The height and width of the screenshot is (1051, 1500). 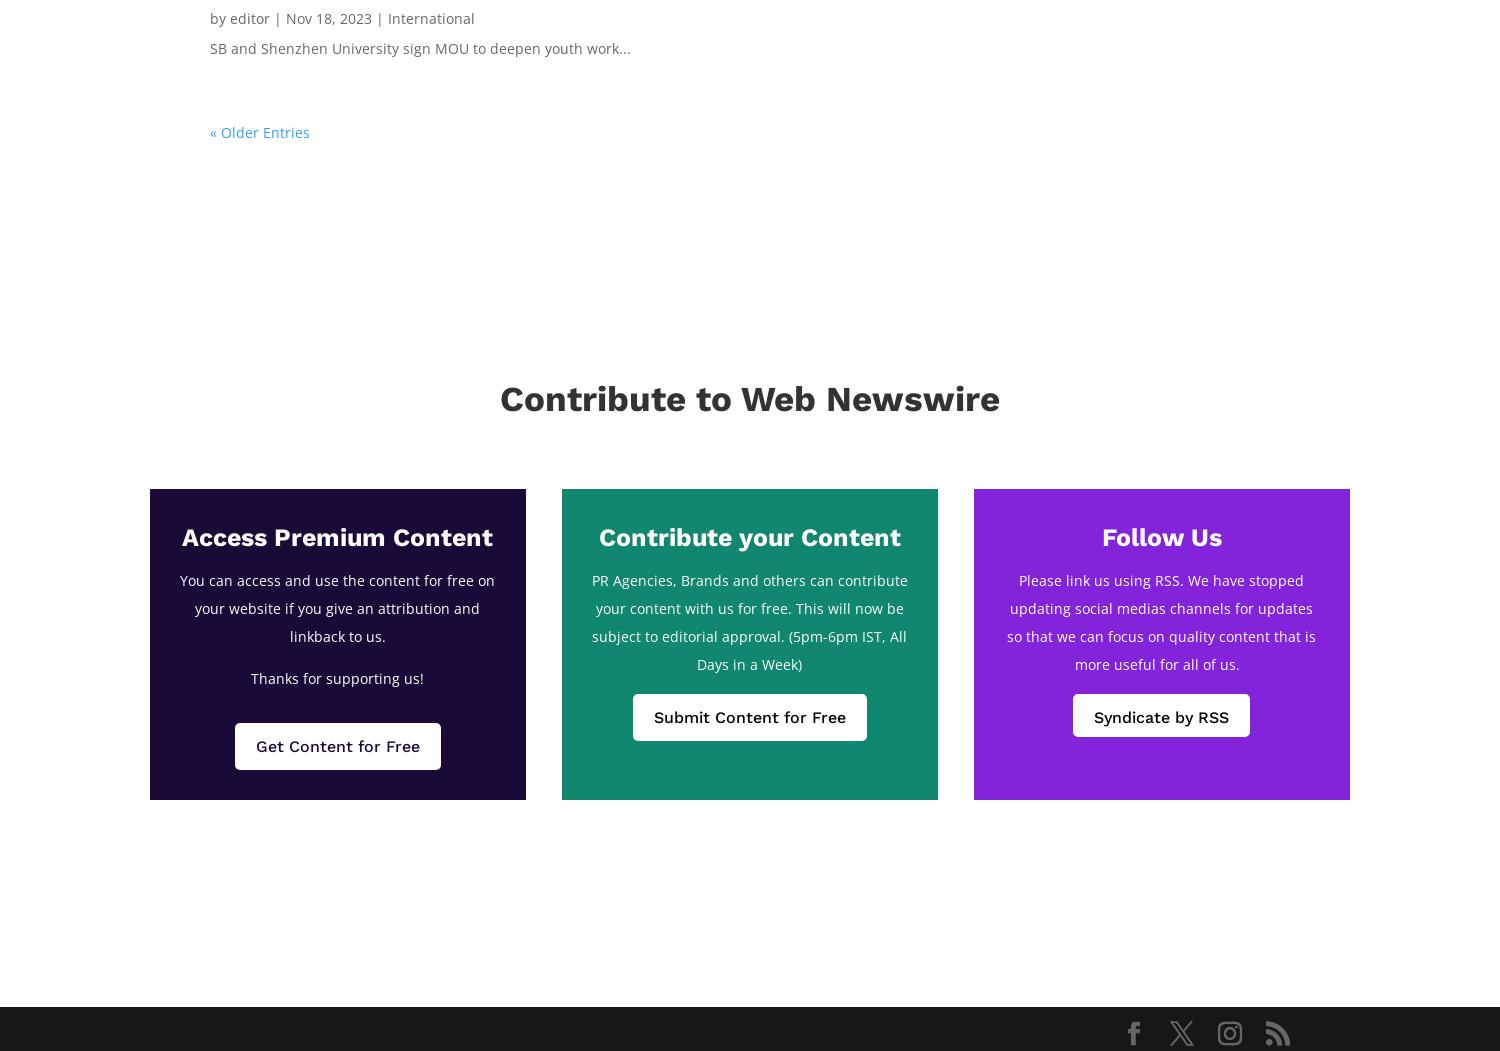 I want to click on 'Submit Content for Free', so click(x=652, y=715).